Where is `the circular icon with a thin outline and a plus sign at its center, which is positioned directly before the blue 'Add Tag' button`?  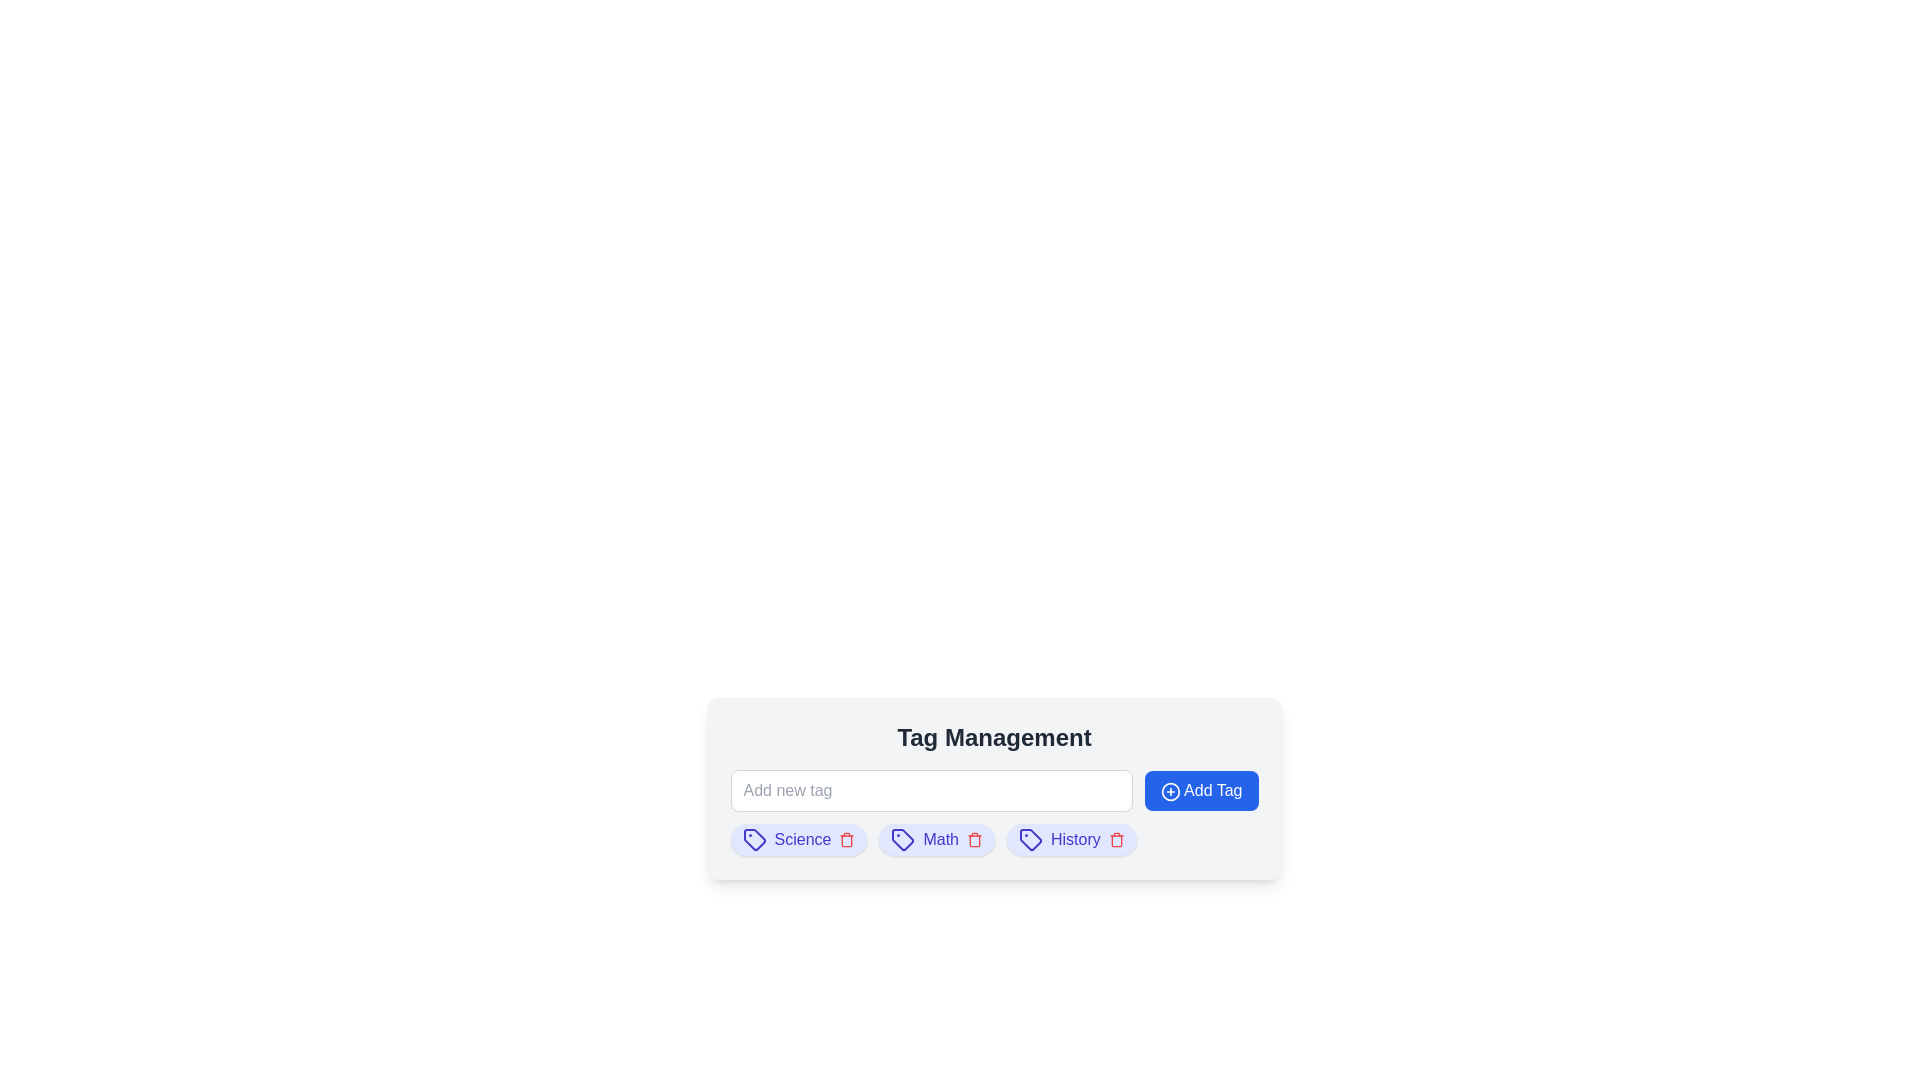
the circular icon with a thin outline and a plus sign at its center, which is positioned directly before the blue 'Add Tag' button is located at coordinates (1170, 790).